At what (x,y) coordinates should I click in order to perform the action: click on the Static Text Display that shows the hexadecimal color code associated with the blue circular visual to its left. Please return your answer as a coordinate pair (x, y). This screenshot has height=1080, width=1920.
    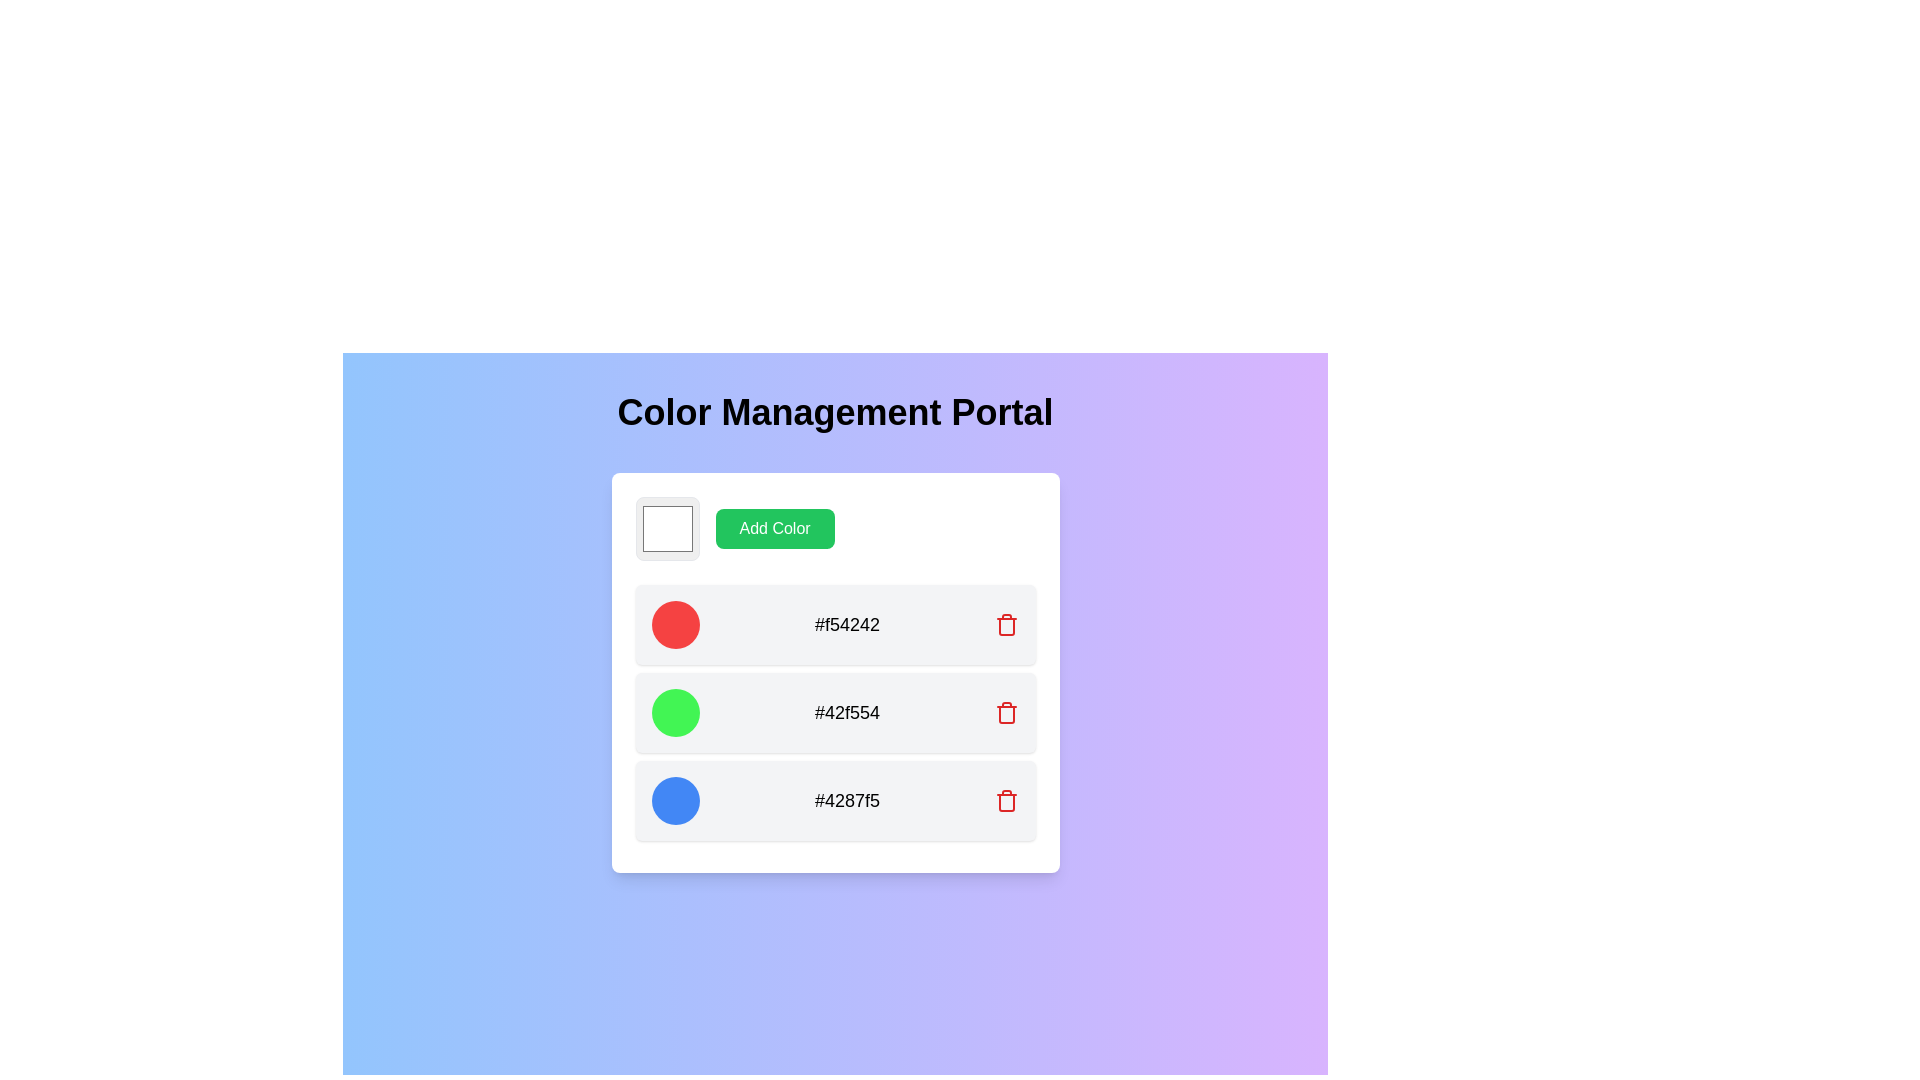
    Looking at the image, I should click on (847, 800).